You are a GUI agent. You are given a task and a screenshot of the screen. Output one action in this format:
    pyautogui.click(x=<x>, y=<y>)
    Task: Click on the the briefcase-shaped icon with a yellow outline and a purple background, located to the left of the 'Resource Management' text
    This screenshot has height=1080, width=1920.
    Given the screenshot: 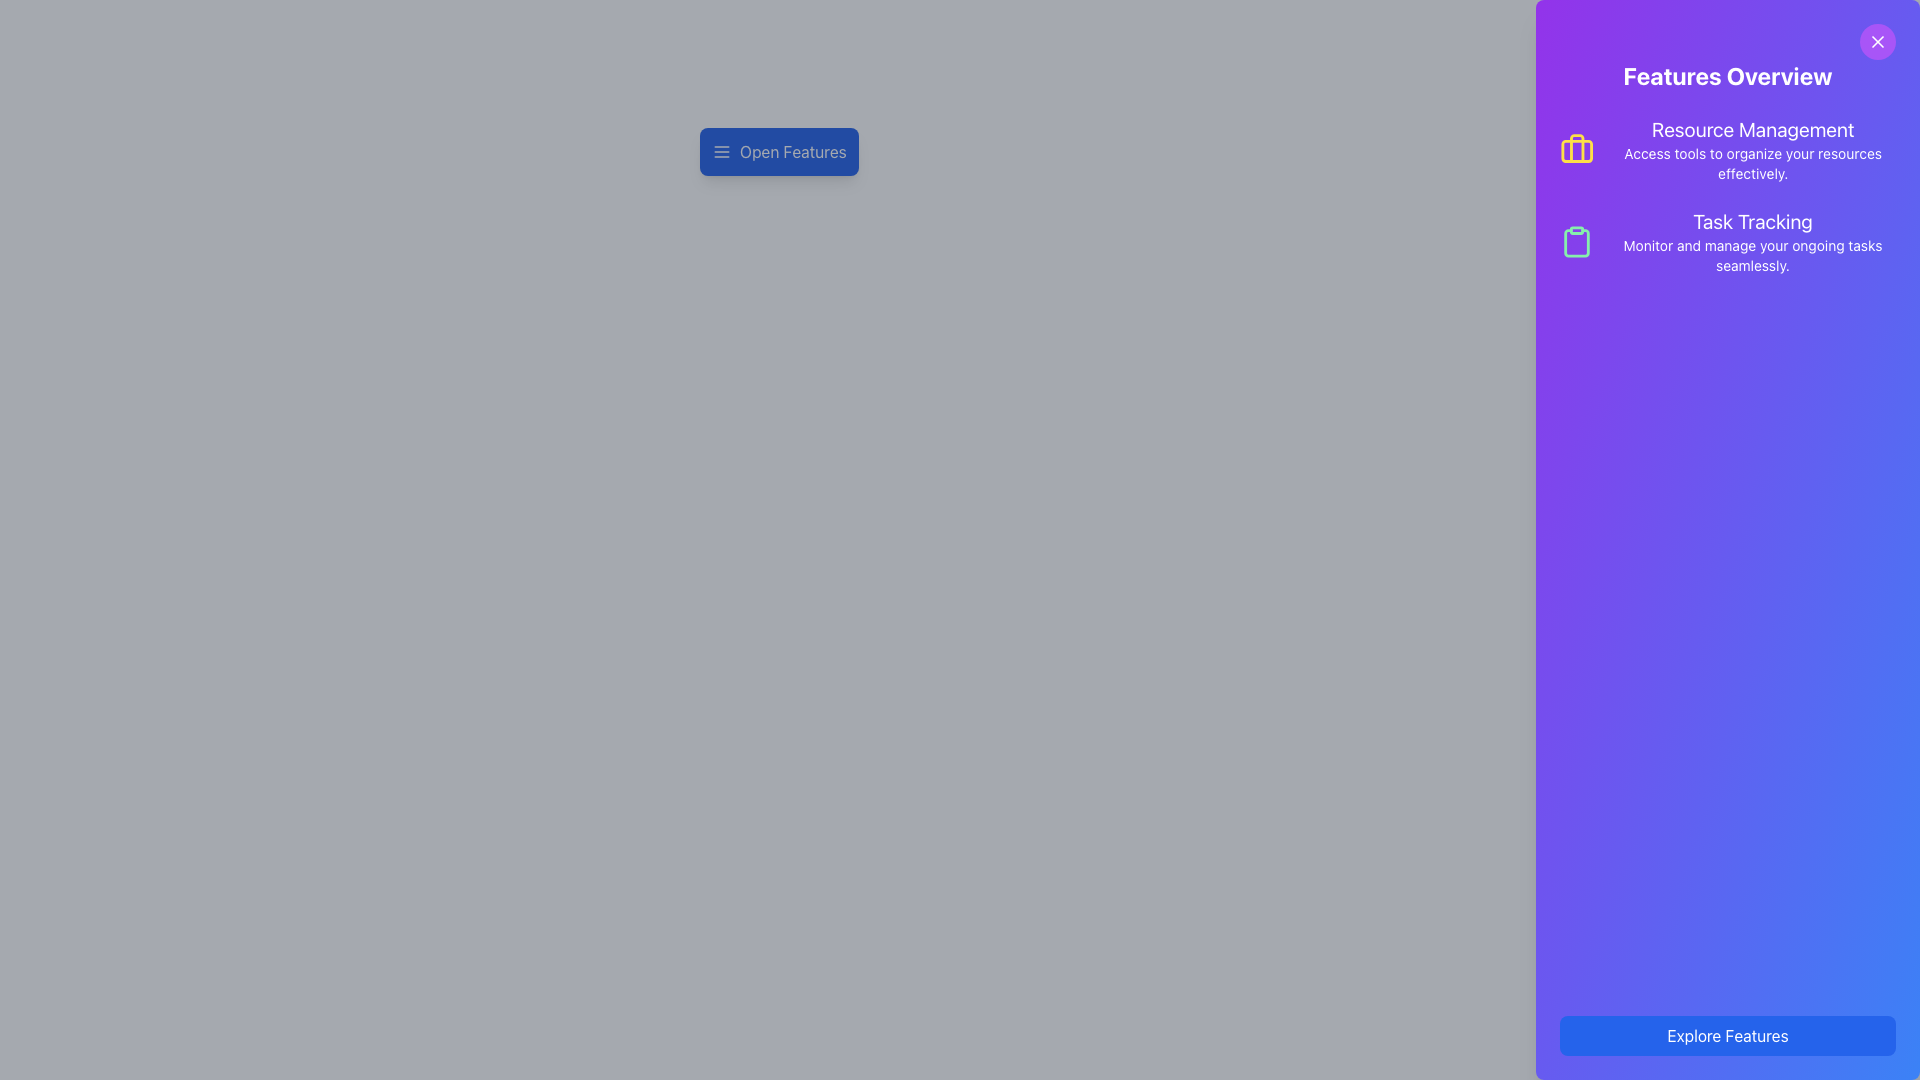 What is the action you would take?
    pyautogui.click(x=1576, y=149)
    